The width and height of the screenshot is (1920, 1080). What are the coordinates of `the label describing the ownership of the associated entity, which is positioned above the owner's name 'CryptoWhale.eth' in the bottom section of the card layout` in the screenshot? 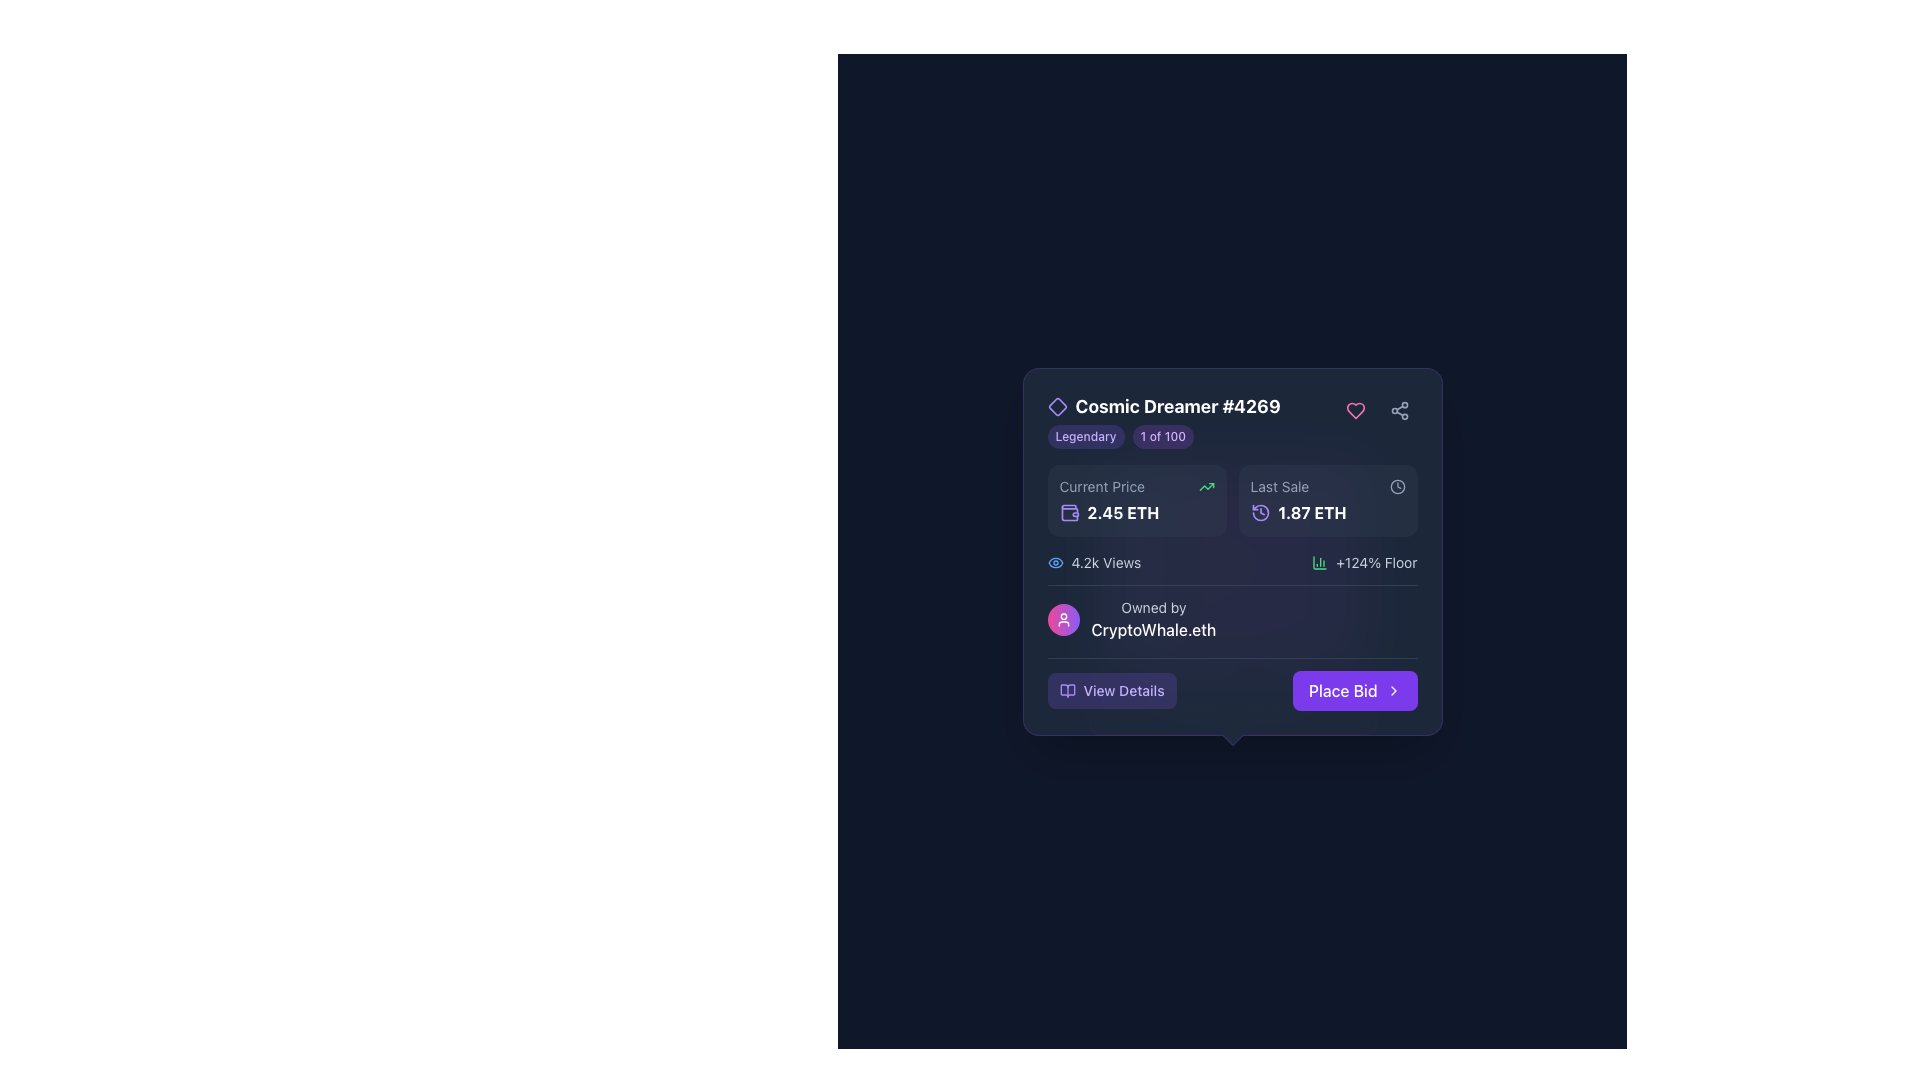 It's located at (1153, 607).